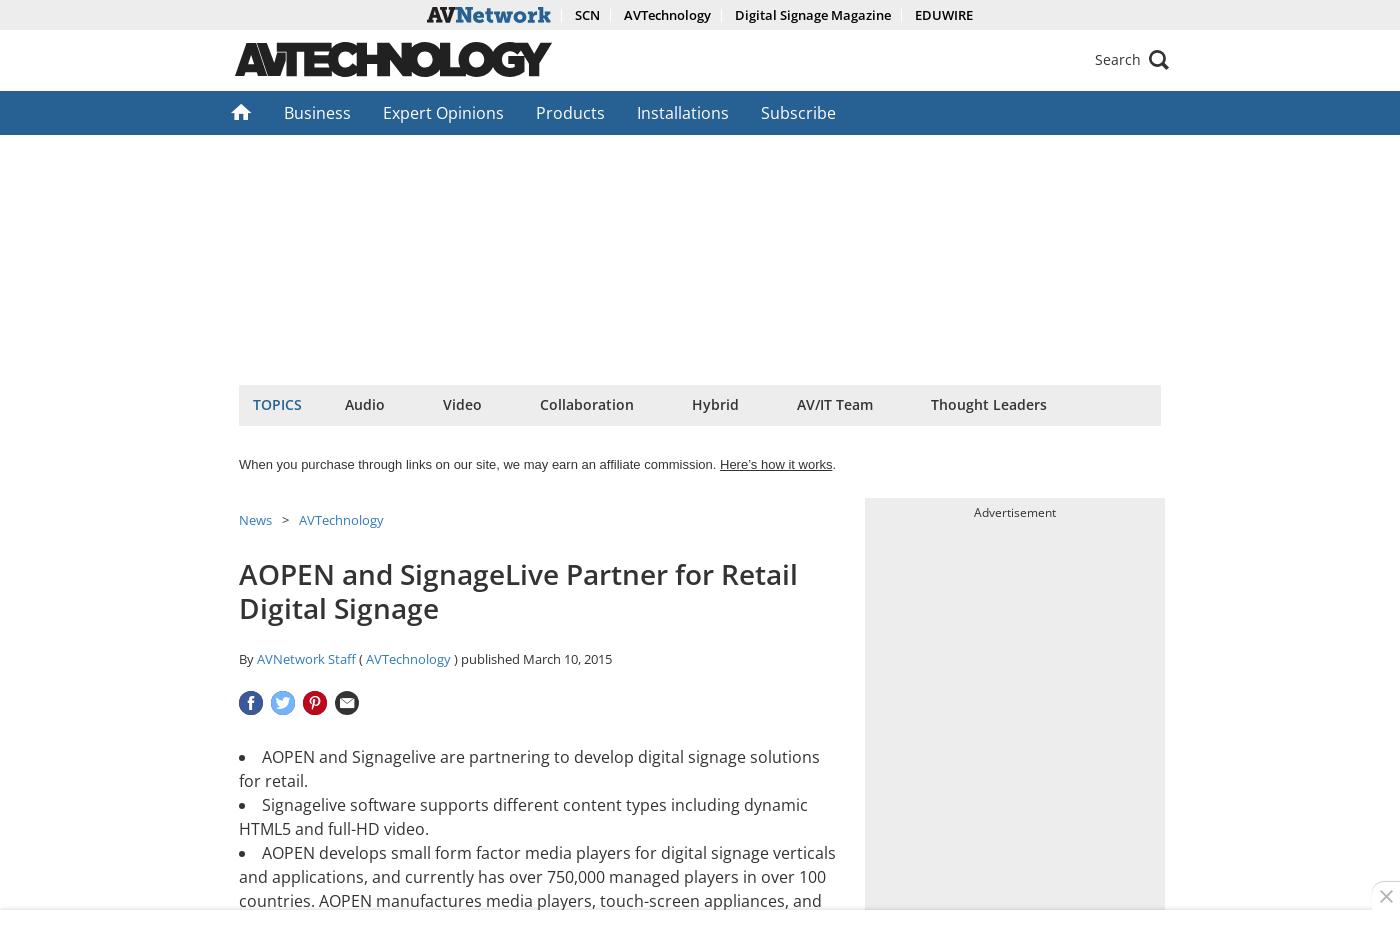 The width and height of the screenshot is (1400, 932). Describe the element at coordinates (518, 589) in the screenshot. I see `'AOPEN and SignageLive Partner for Retail Digital Signage'` at that location.